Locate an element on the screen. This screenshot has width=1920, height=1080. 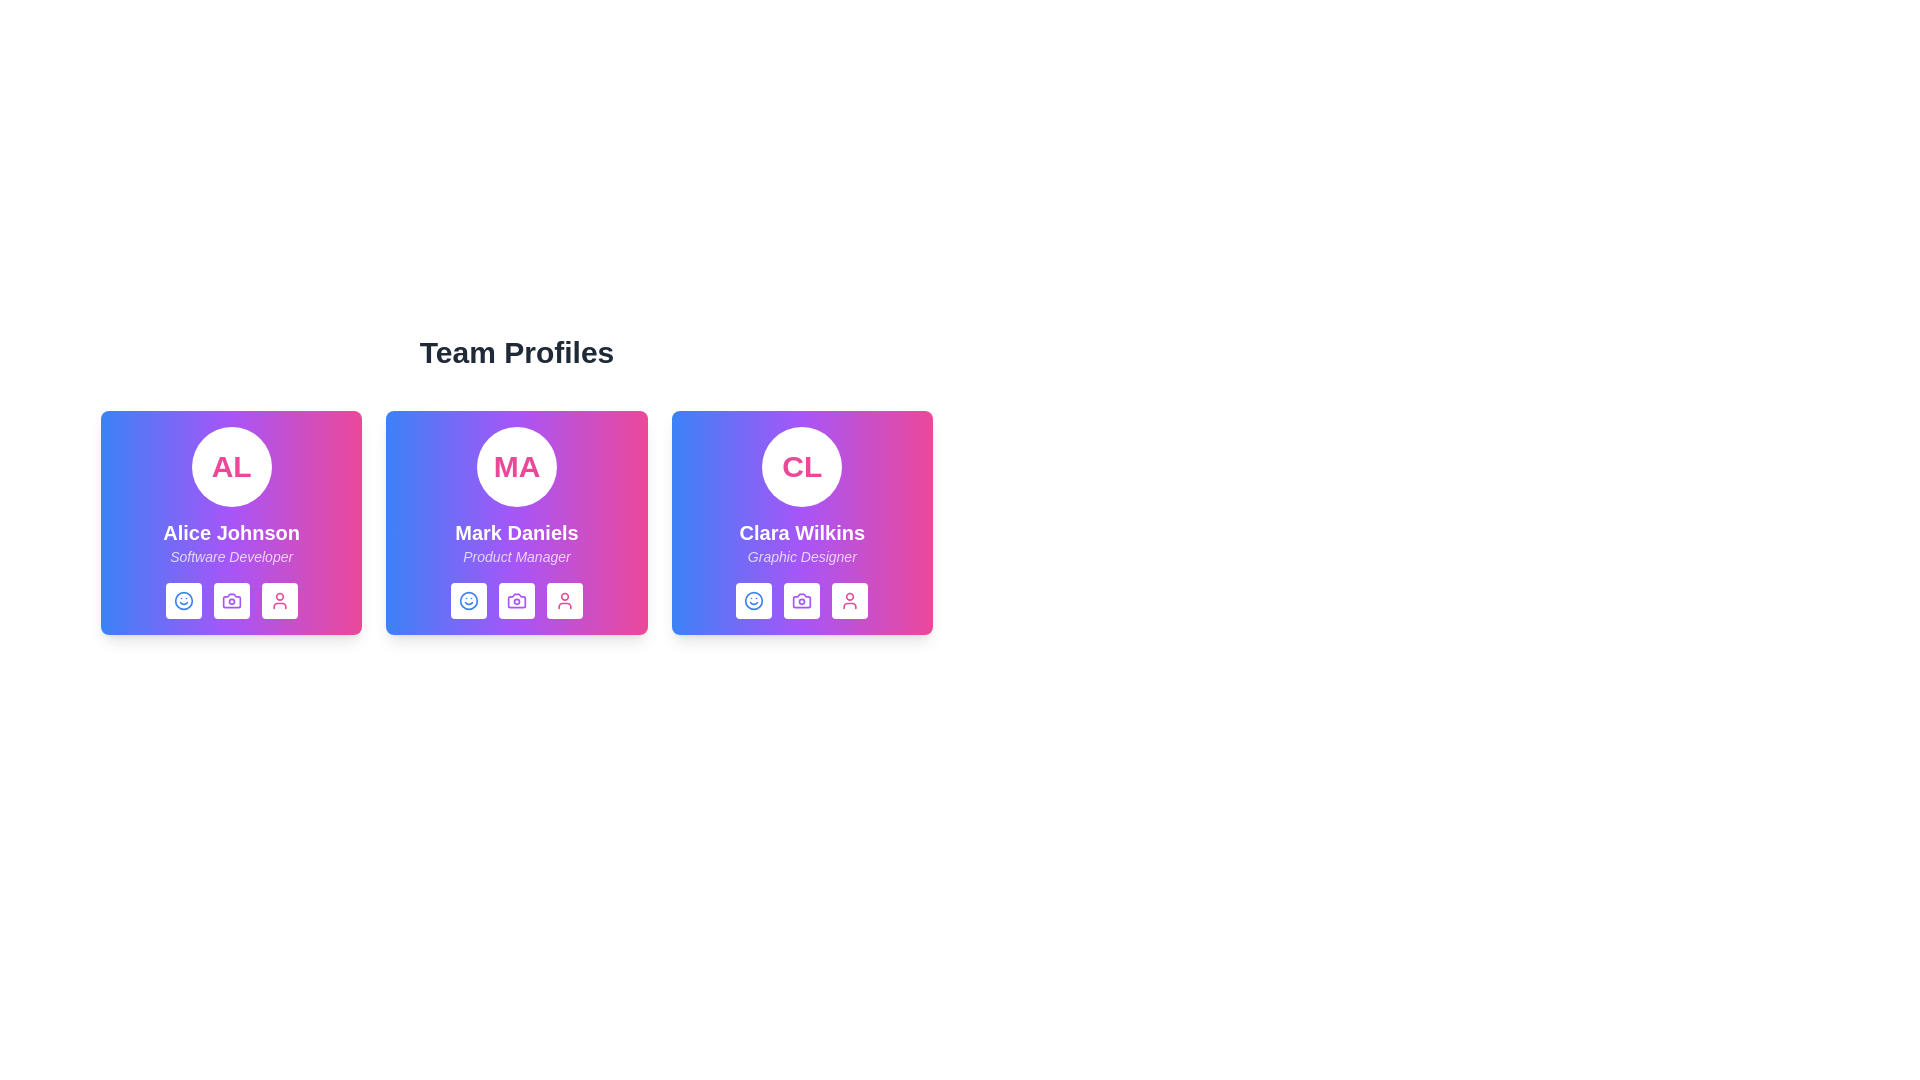
the text label displaying 'Software Developer' which is styled in a small italic font and positioned below 'Alice Johnson' in the gradient card is located at coordinates (231, 556).